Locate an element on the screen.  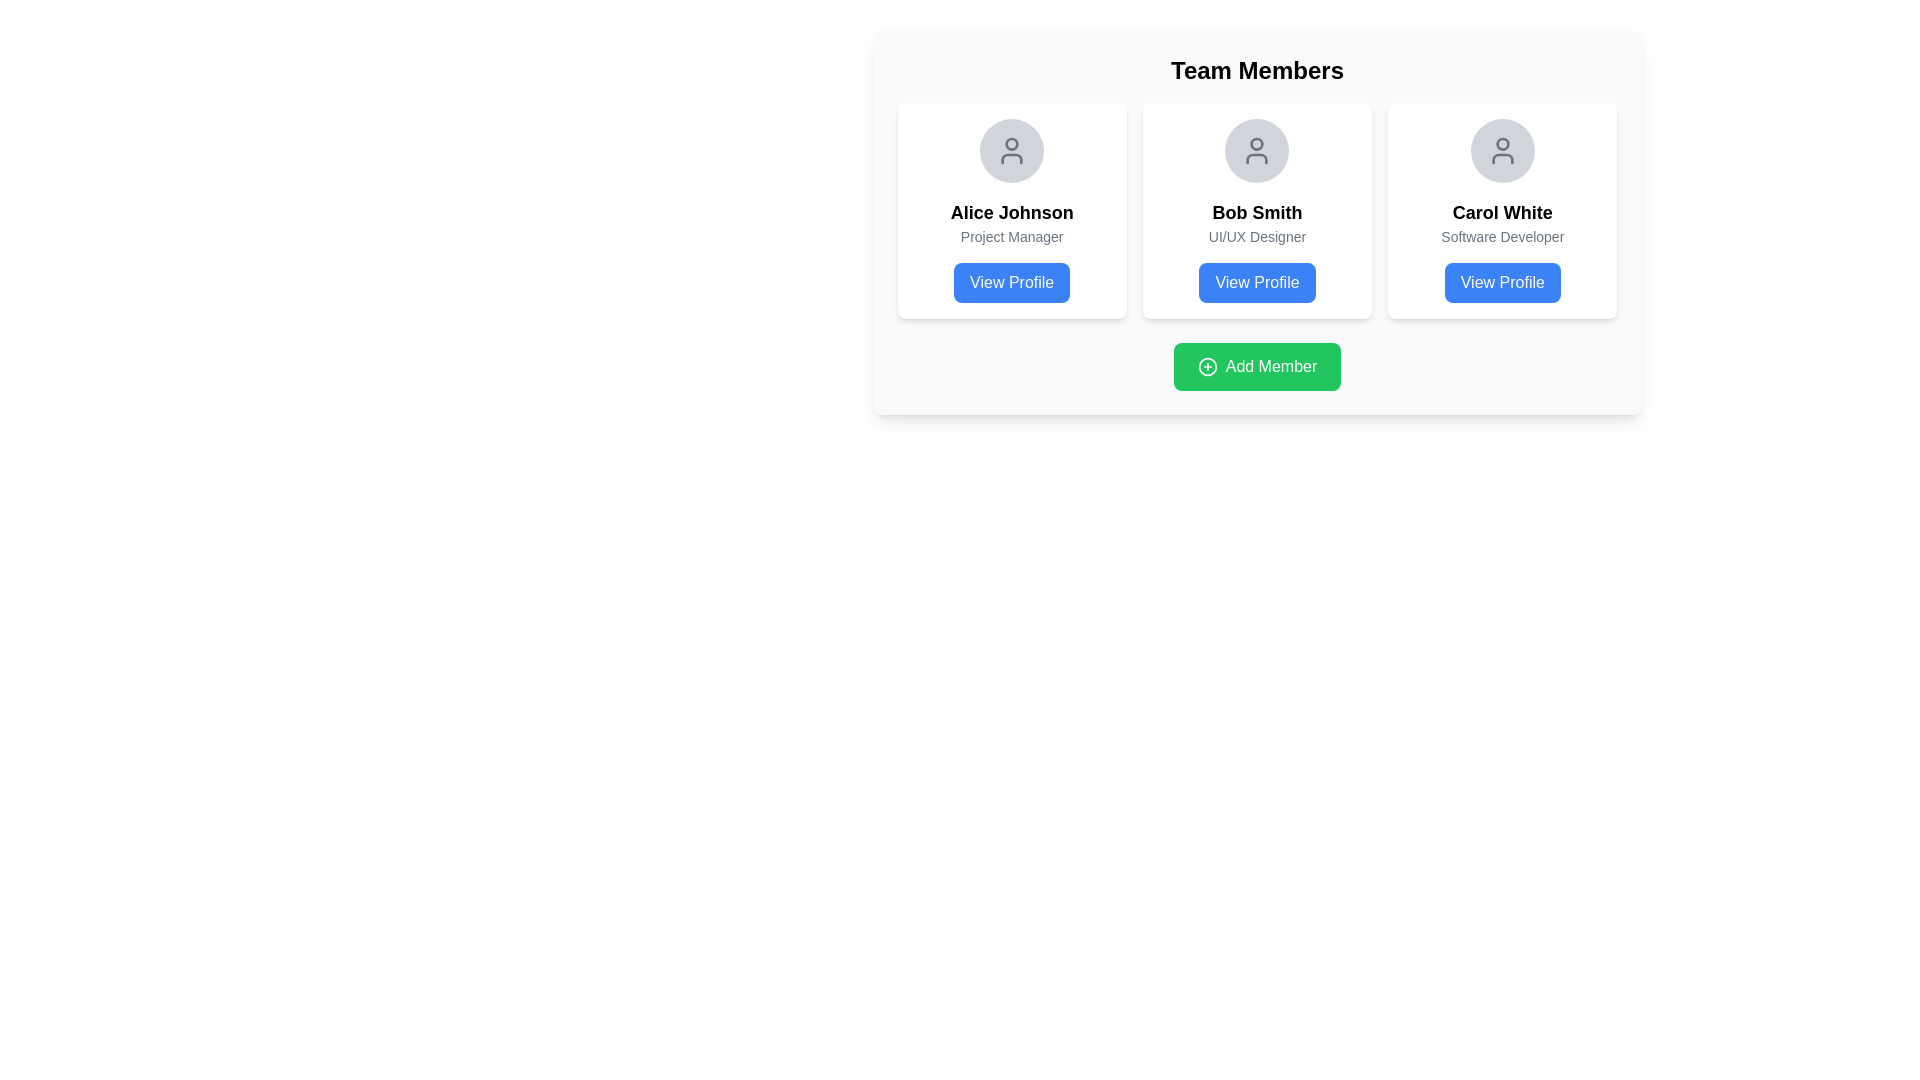
the Avatar/Icon Holder, a circular gray area with a centered user icon, located at the top of the profile card for 'Alice Johnson' is located at coordinates (1012, 149).